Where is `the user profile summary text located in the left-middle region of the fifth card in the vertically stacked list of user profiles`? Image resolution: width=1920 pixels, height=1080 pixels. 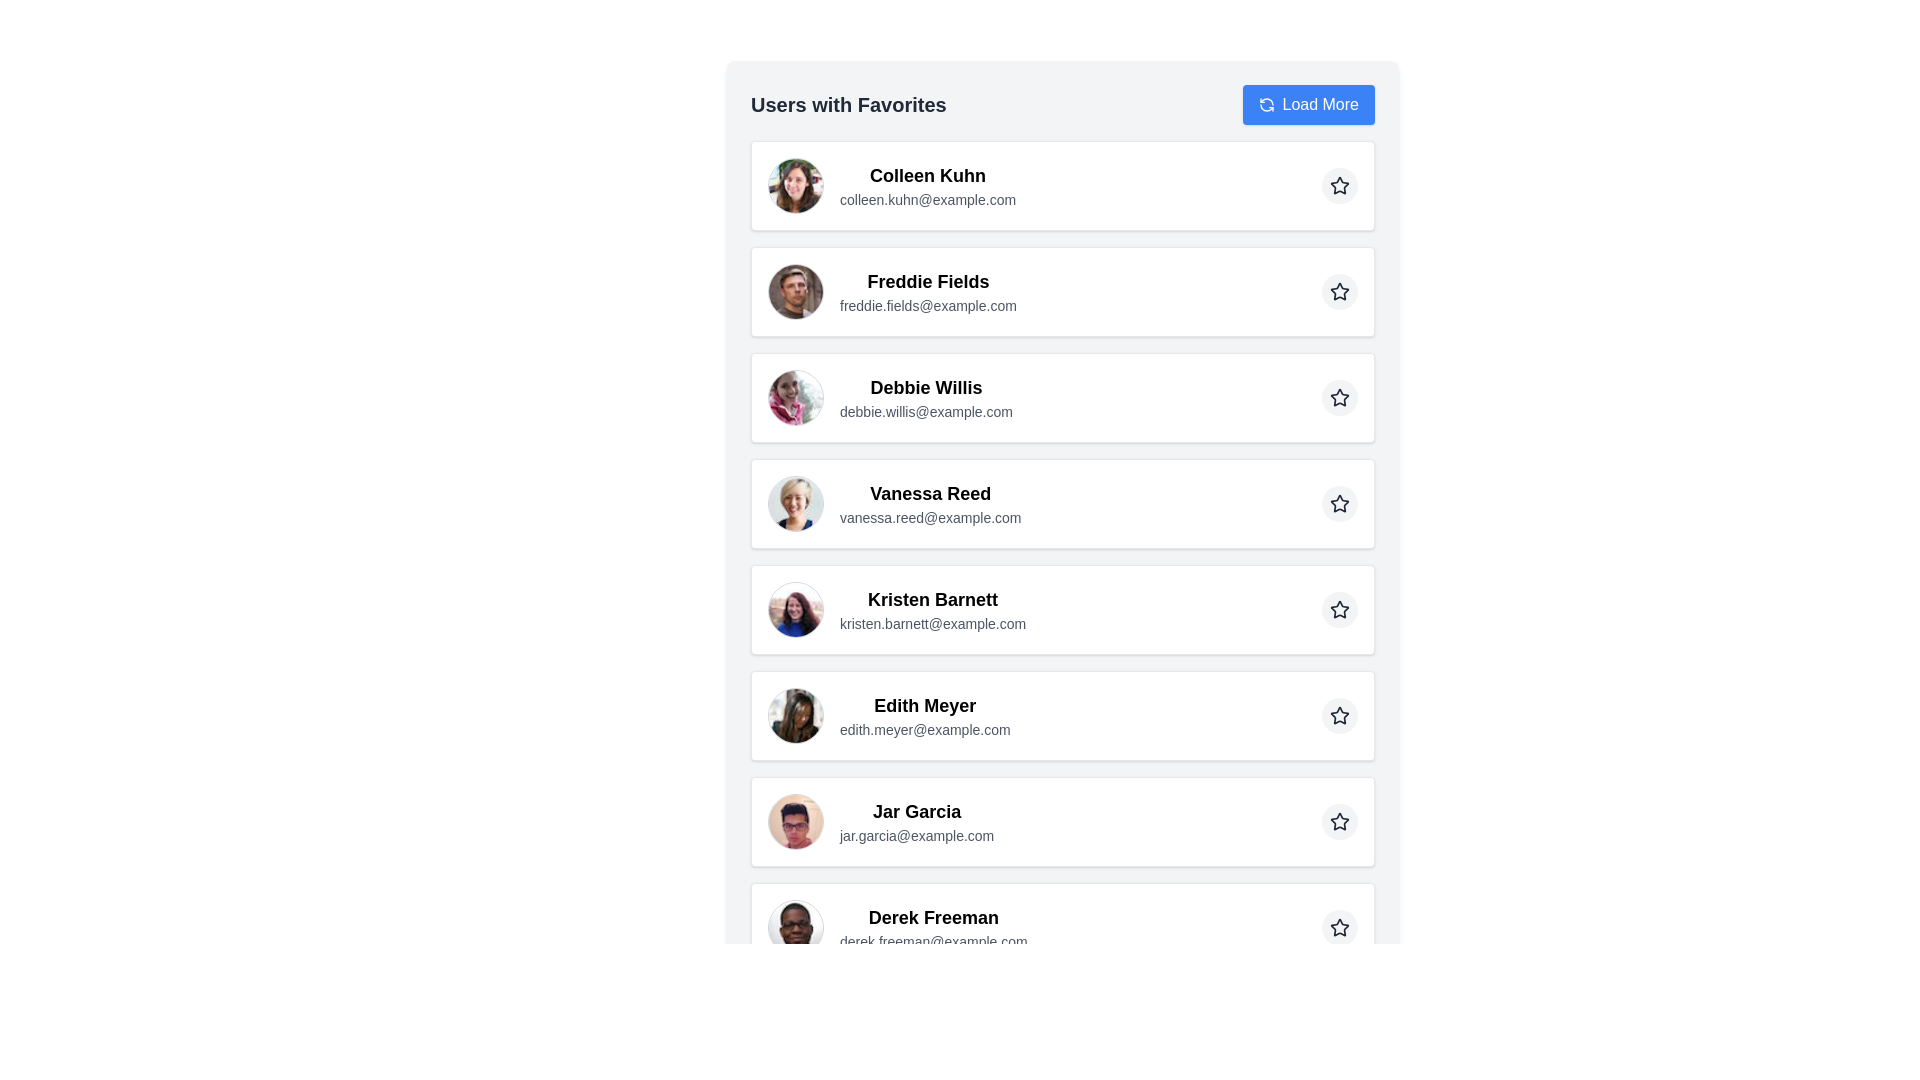 the user profile summary text located in the left-middle region of the fifth card in the vertically stacked list of user profiles is located at coordinates (896, 608).